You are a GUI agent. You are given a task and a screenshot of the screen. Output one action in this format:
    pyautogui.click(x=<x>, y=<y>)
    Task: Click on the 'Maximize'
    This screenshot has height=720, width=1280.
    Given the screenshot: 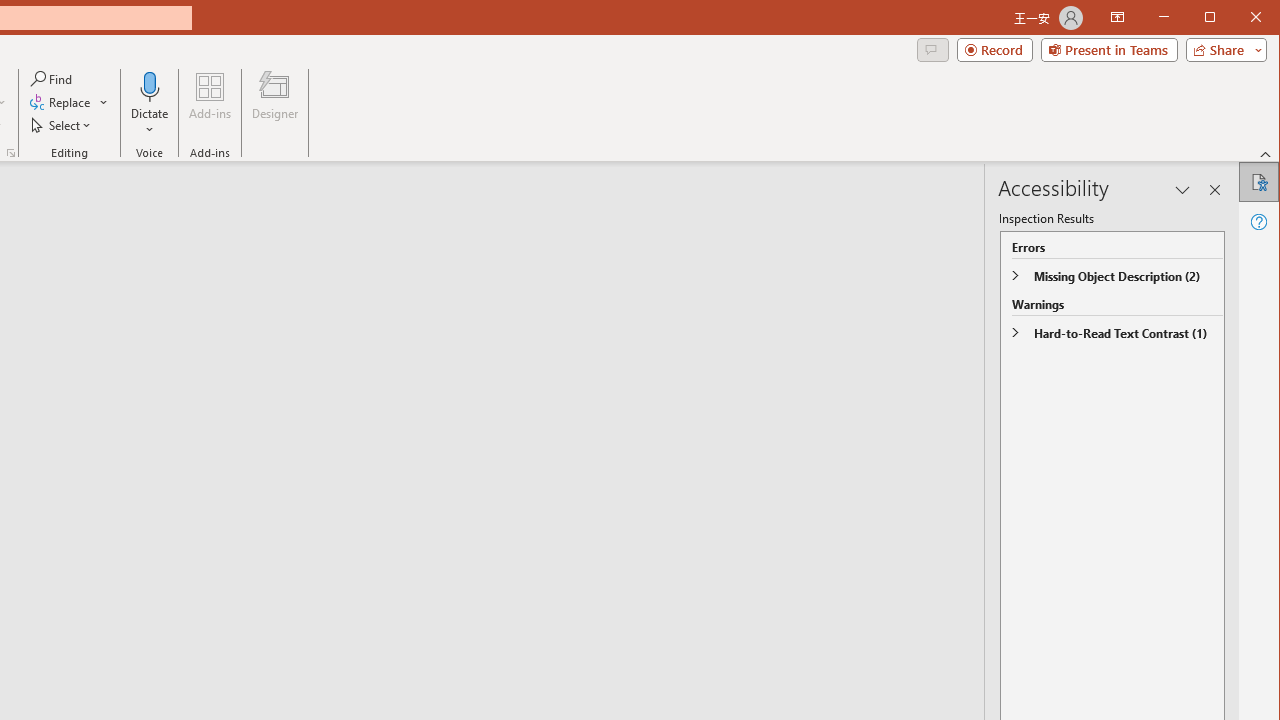 What is the action you would take?
    pyautogui.click(x=1238, y=19)
    